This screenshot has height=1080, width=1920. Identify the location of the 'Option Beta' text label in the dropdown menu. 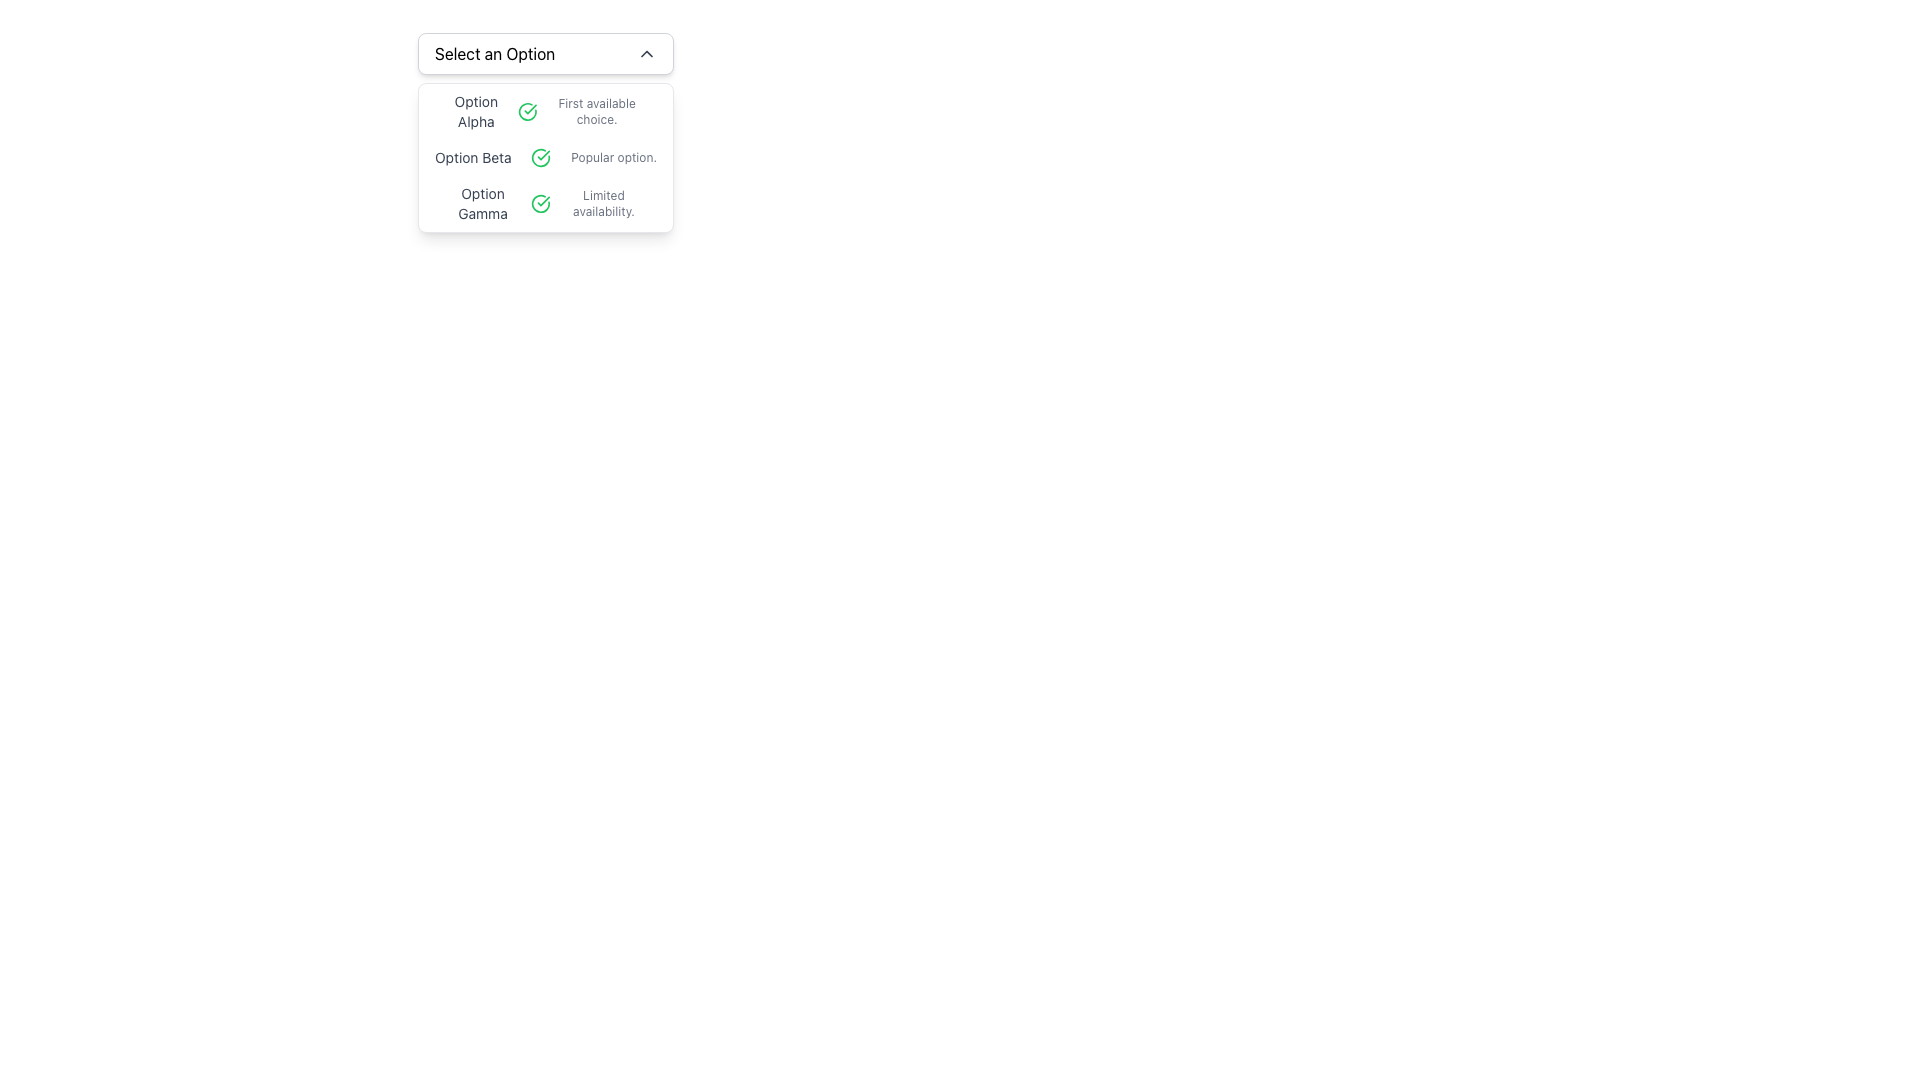
(472, 157).